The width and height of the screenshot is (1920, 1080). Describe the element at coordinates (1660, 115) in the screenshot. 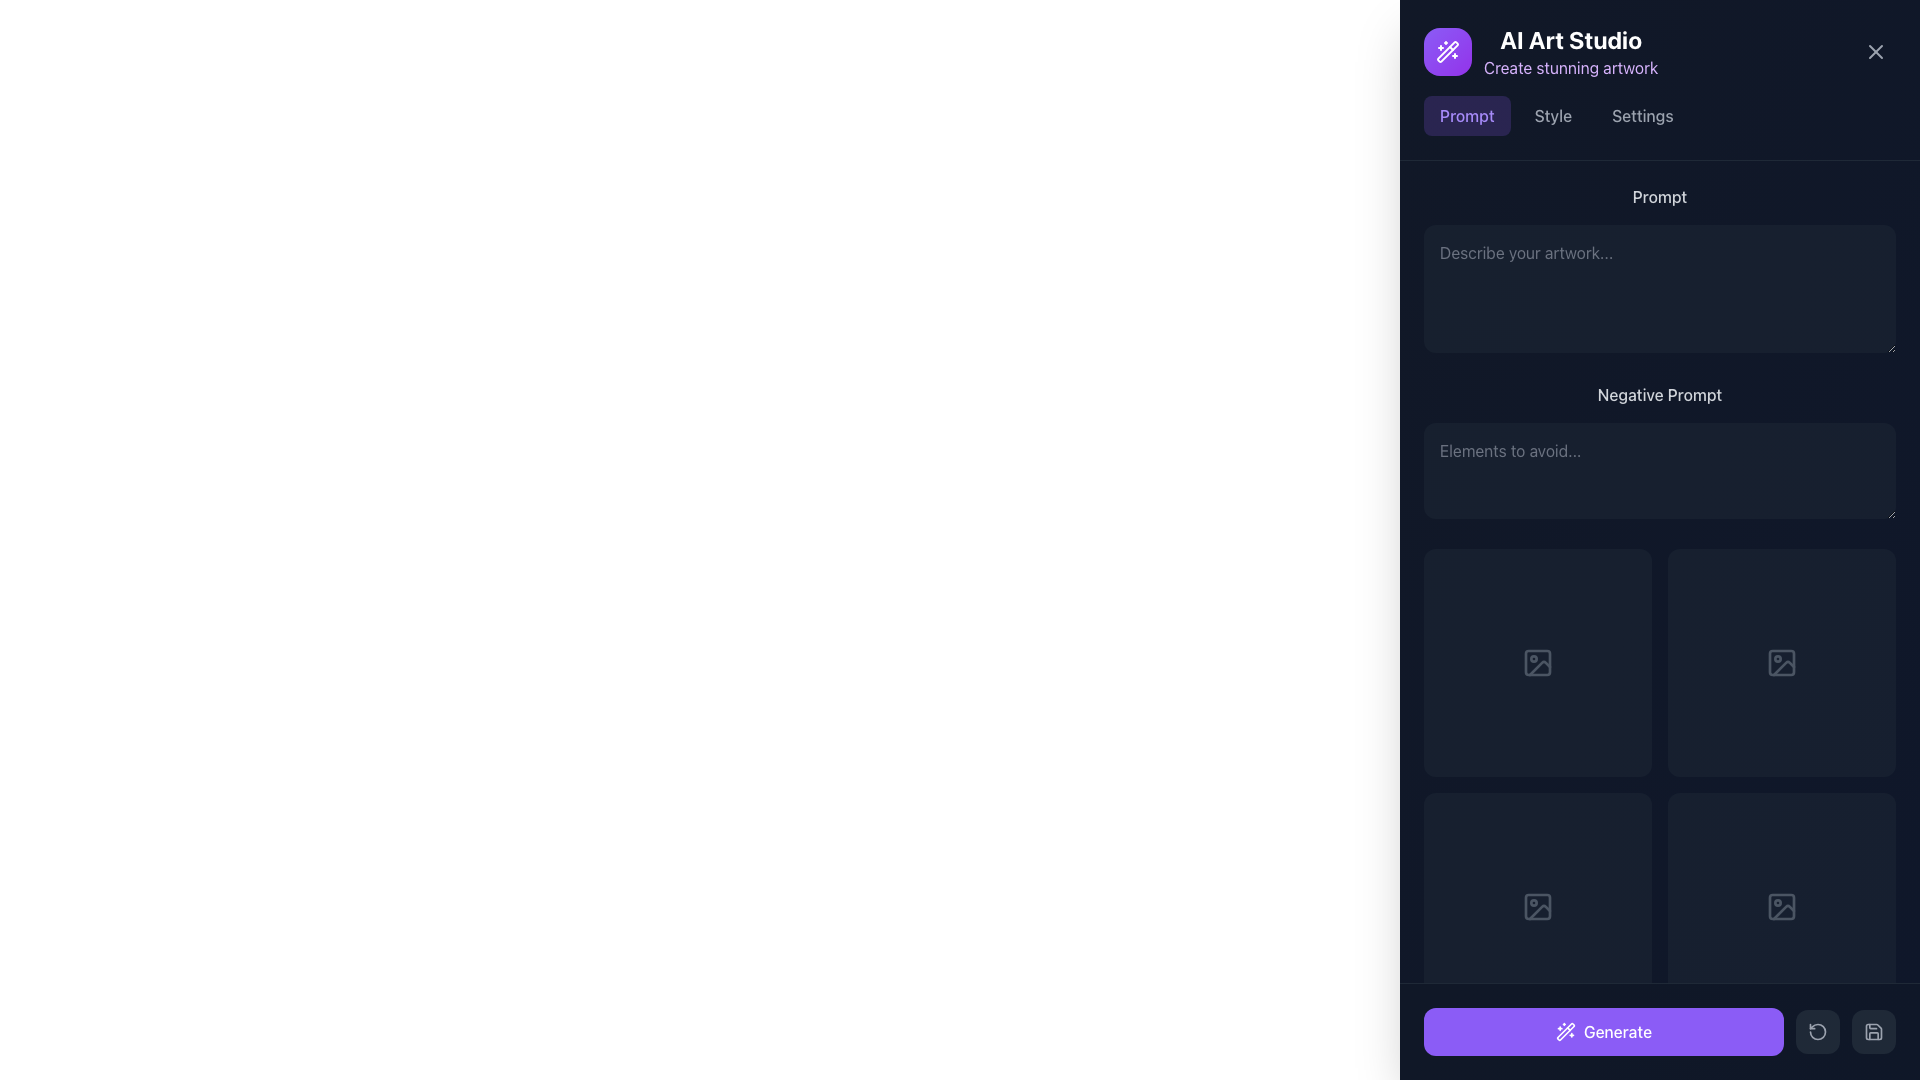

I see `the 'Settings' option in the horizontal navigation tabs of the AI Art Studio interface` at that location.